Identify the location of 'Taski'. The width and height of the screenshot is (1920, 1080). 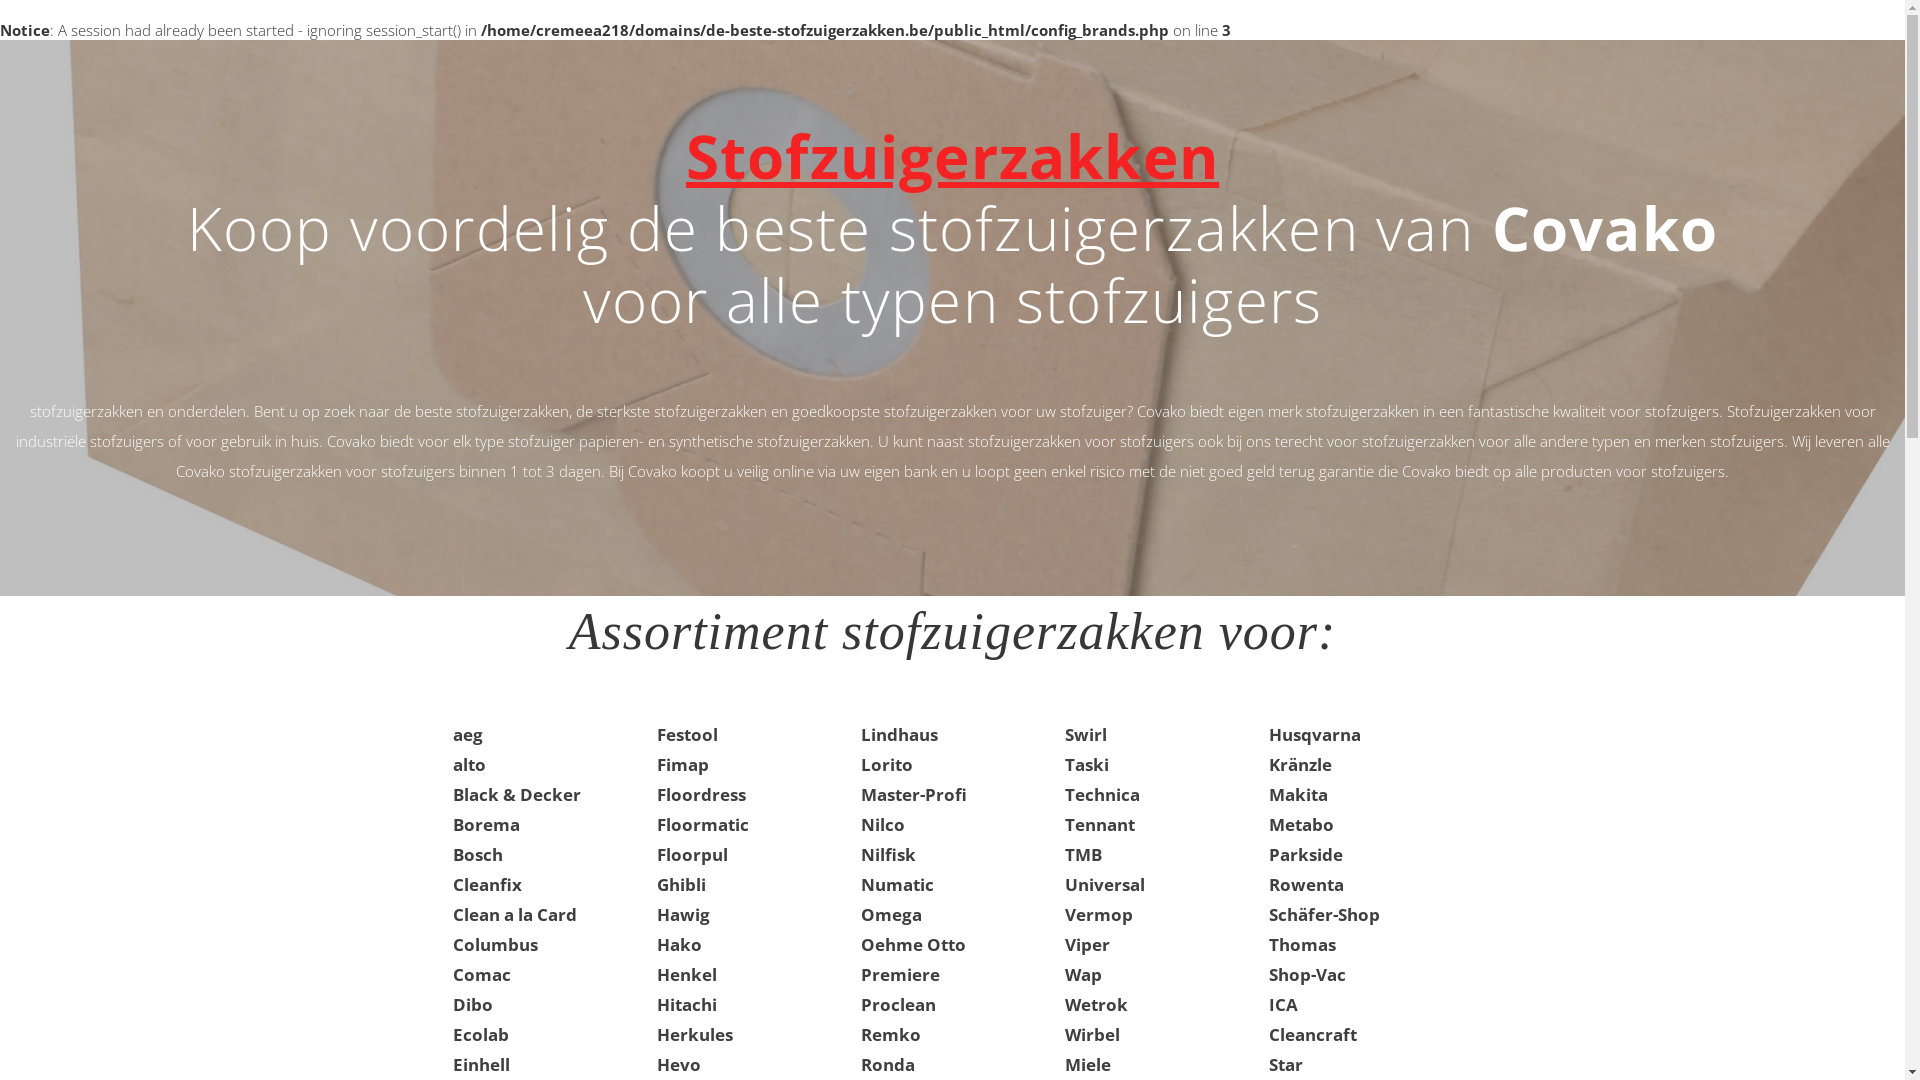
(1084, 764).